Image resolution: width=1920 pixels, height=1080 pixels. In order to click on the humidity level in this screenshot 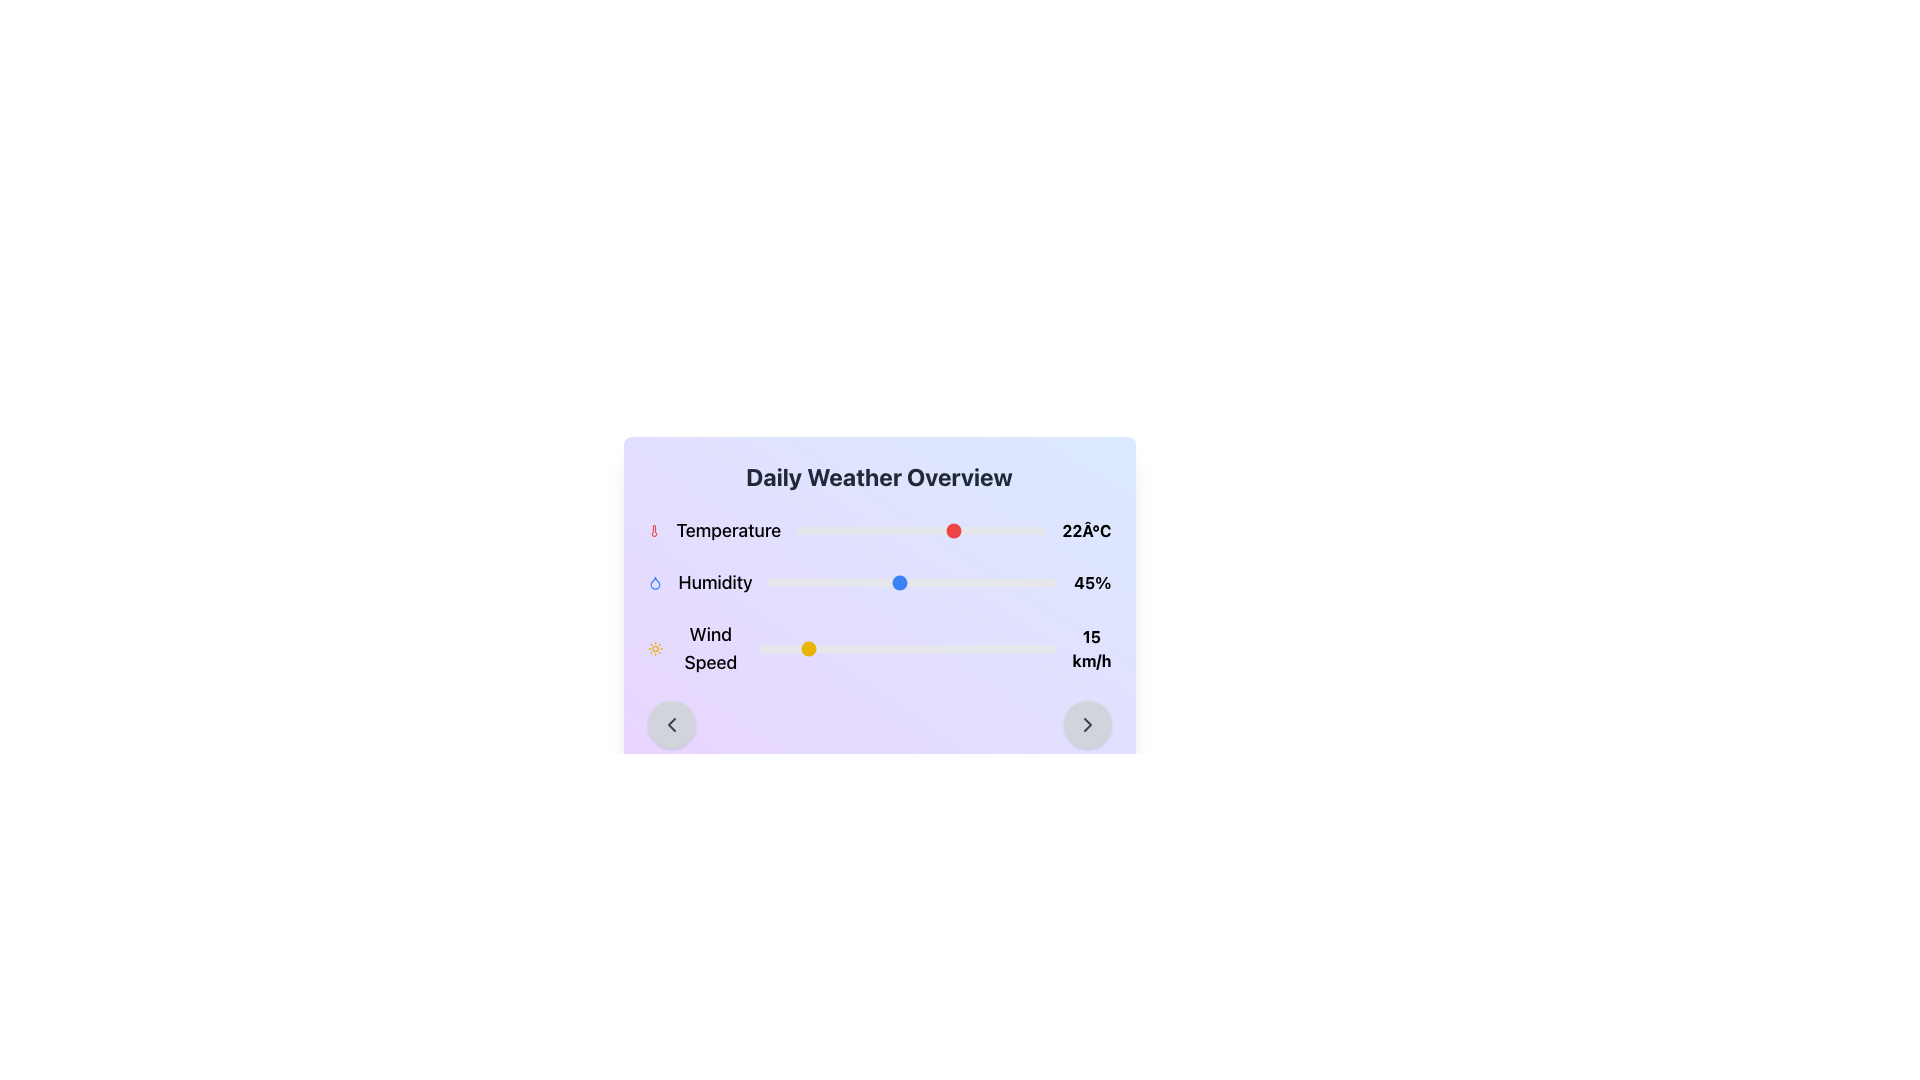, I will do `click(817, 582)`.